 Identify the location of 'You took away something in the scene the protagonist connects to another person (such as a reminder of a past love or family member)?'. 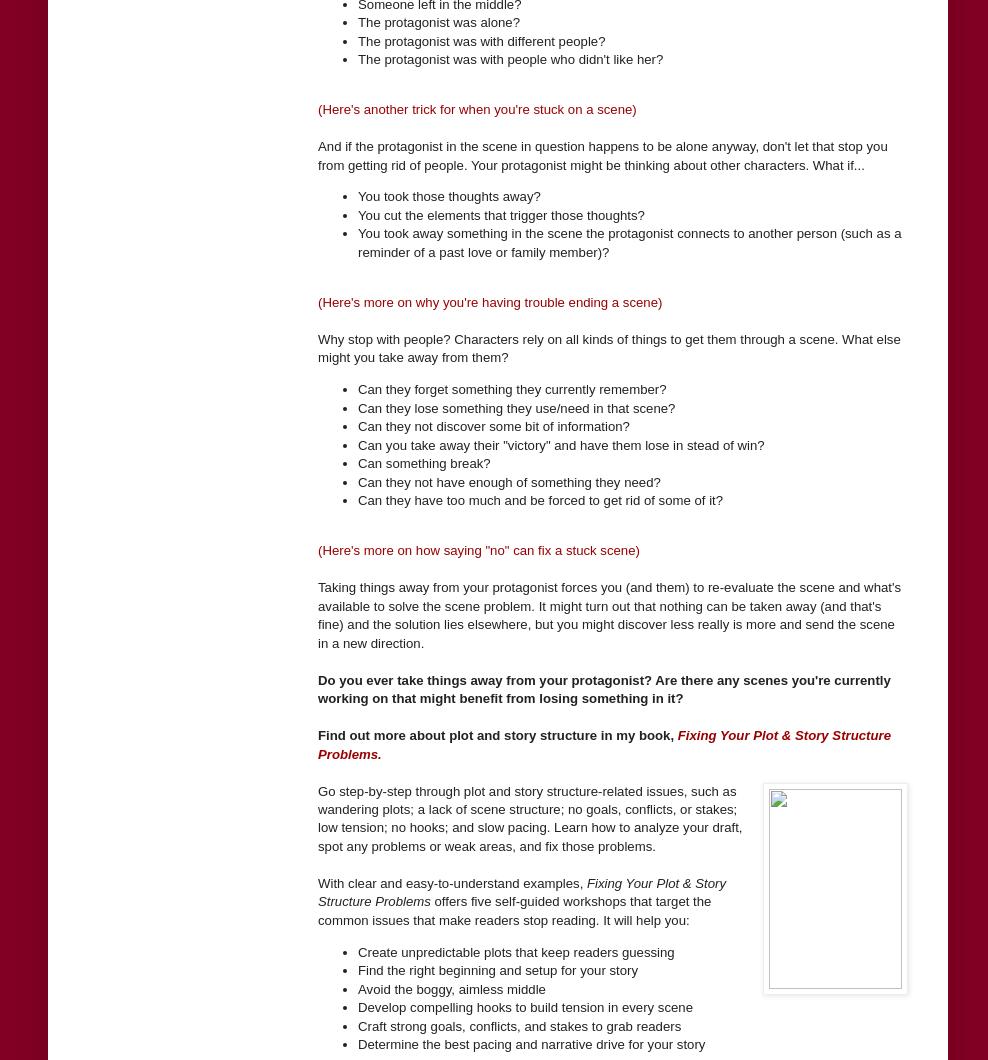
(357, 241).